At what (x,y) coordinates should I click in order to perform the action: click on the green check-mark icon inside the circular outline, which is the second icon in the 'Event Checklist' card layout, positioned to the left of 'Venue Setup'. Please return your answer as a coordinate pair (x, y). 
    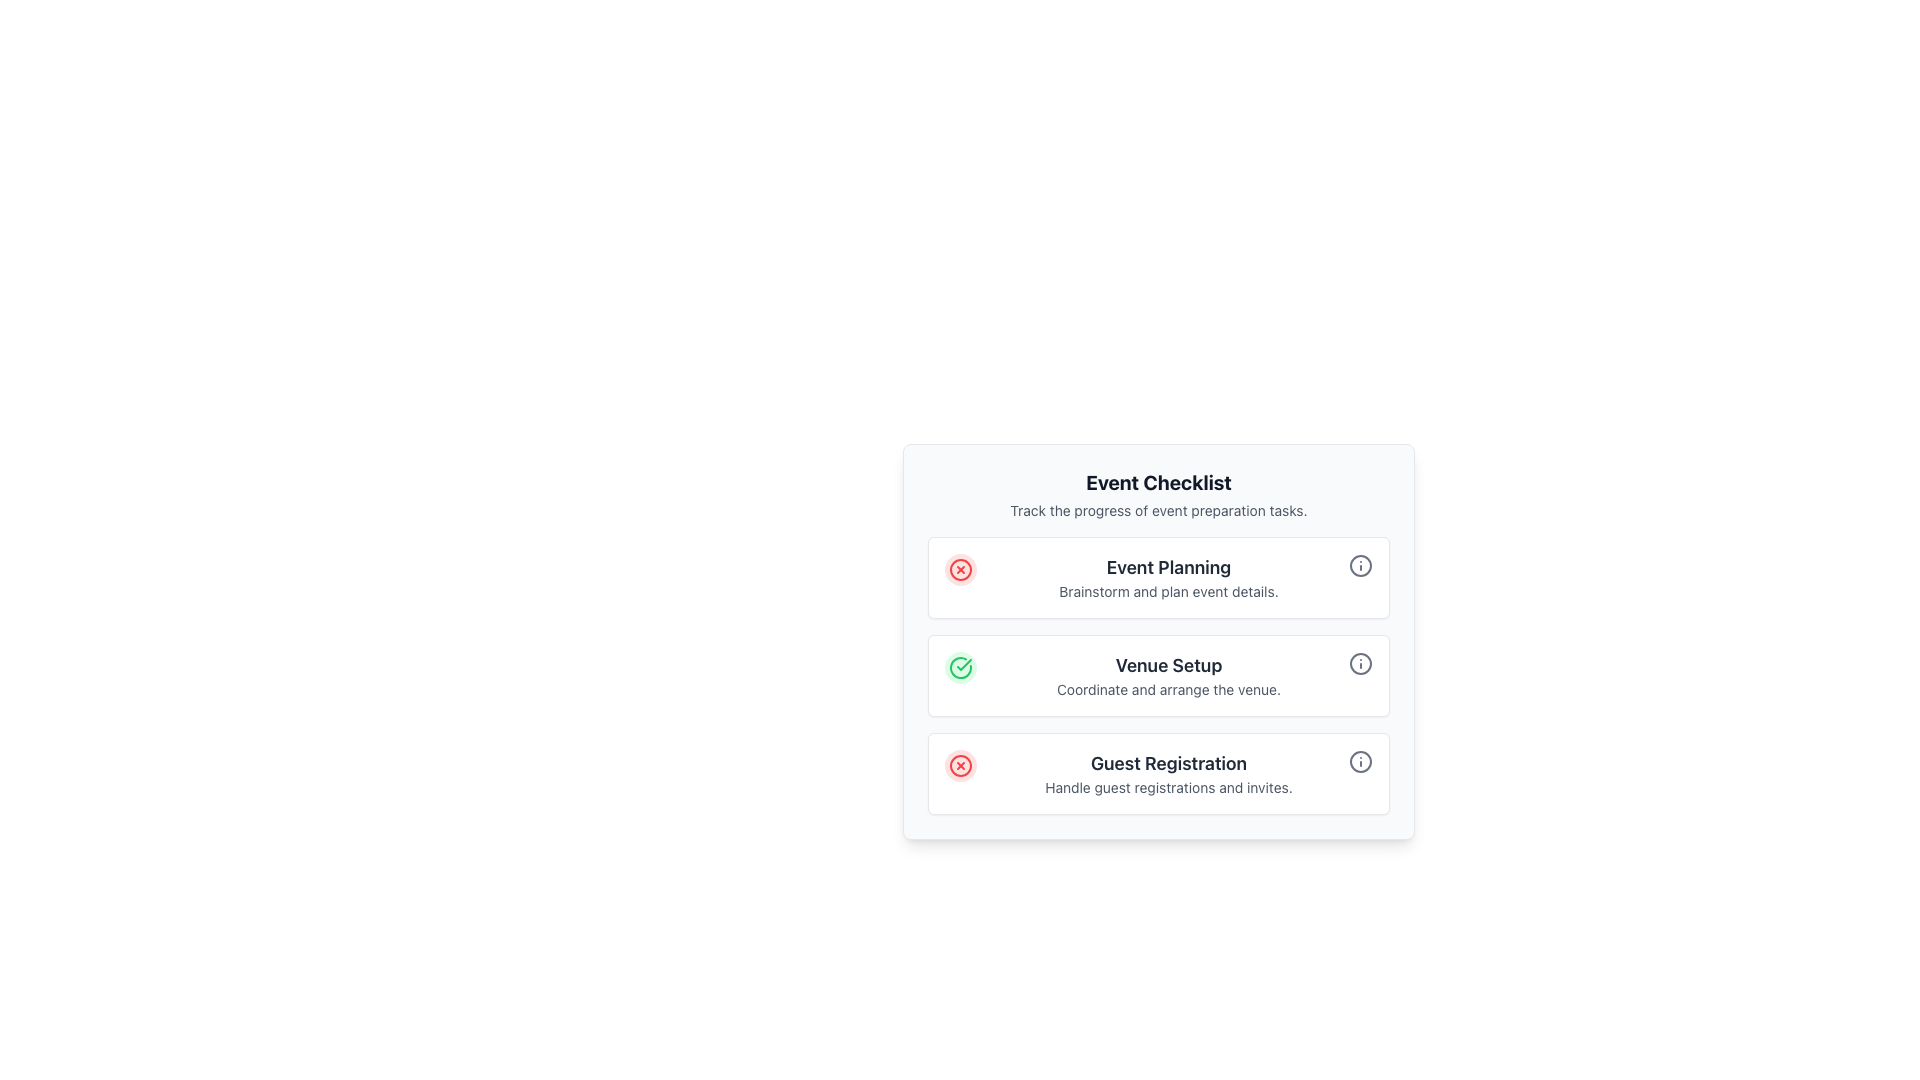
    Looking at the image, I should click on (960, 667).